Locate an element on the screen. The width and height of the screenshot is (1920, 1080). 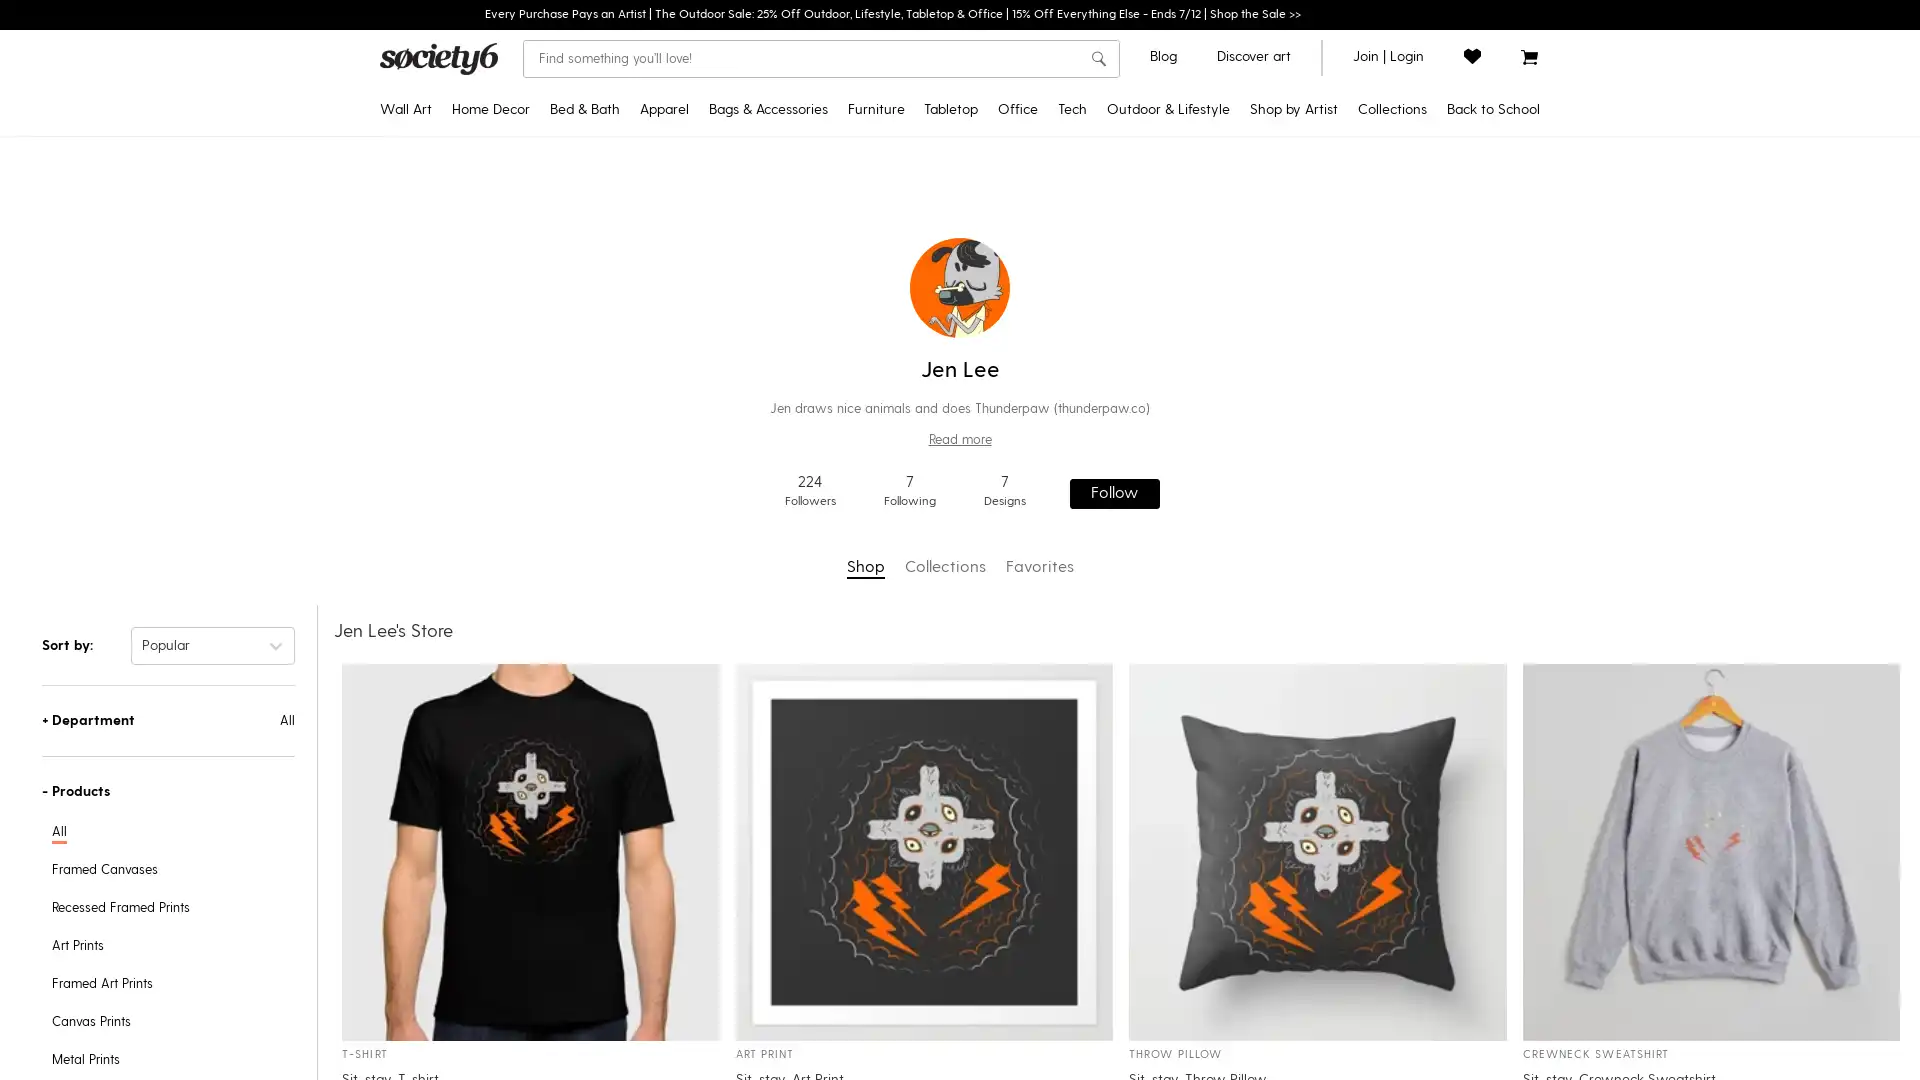
Leggings is located at coordinates (726, 385).